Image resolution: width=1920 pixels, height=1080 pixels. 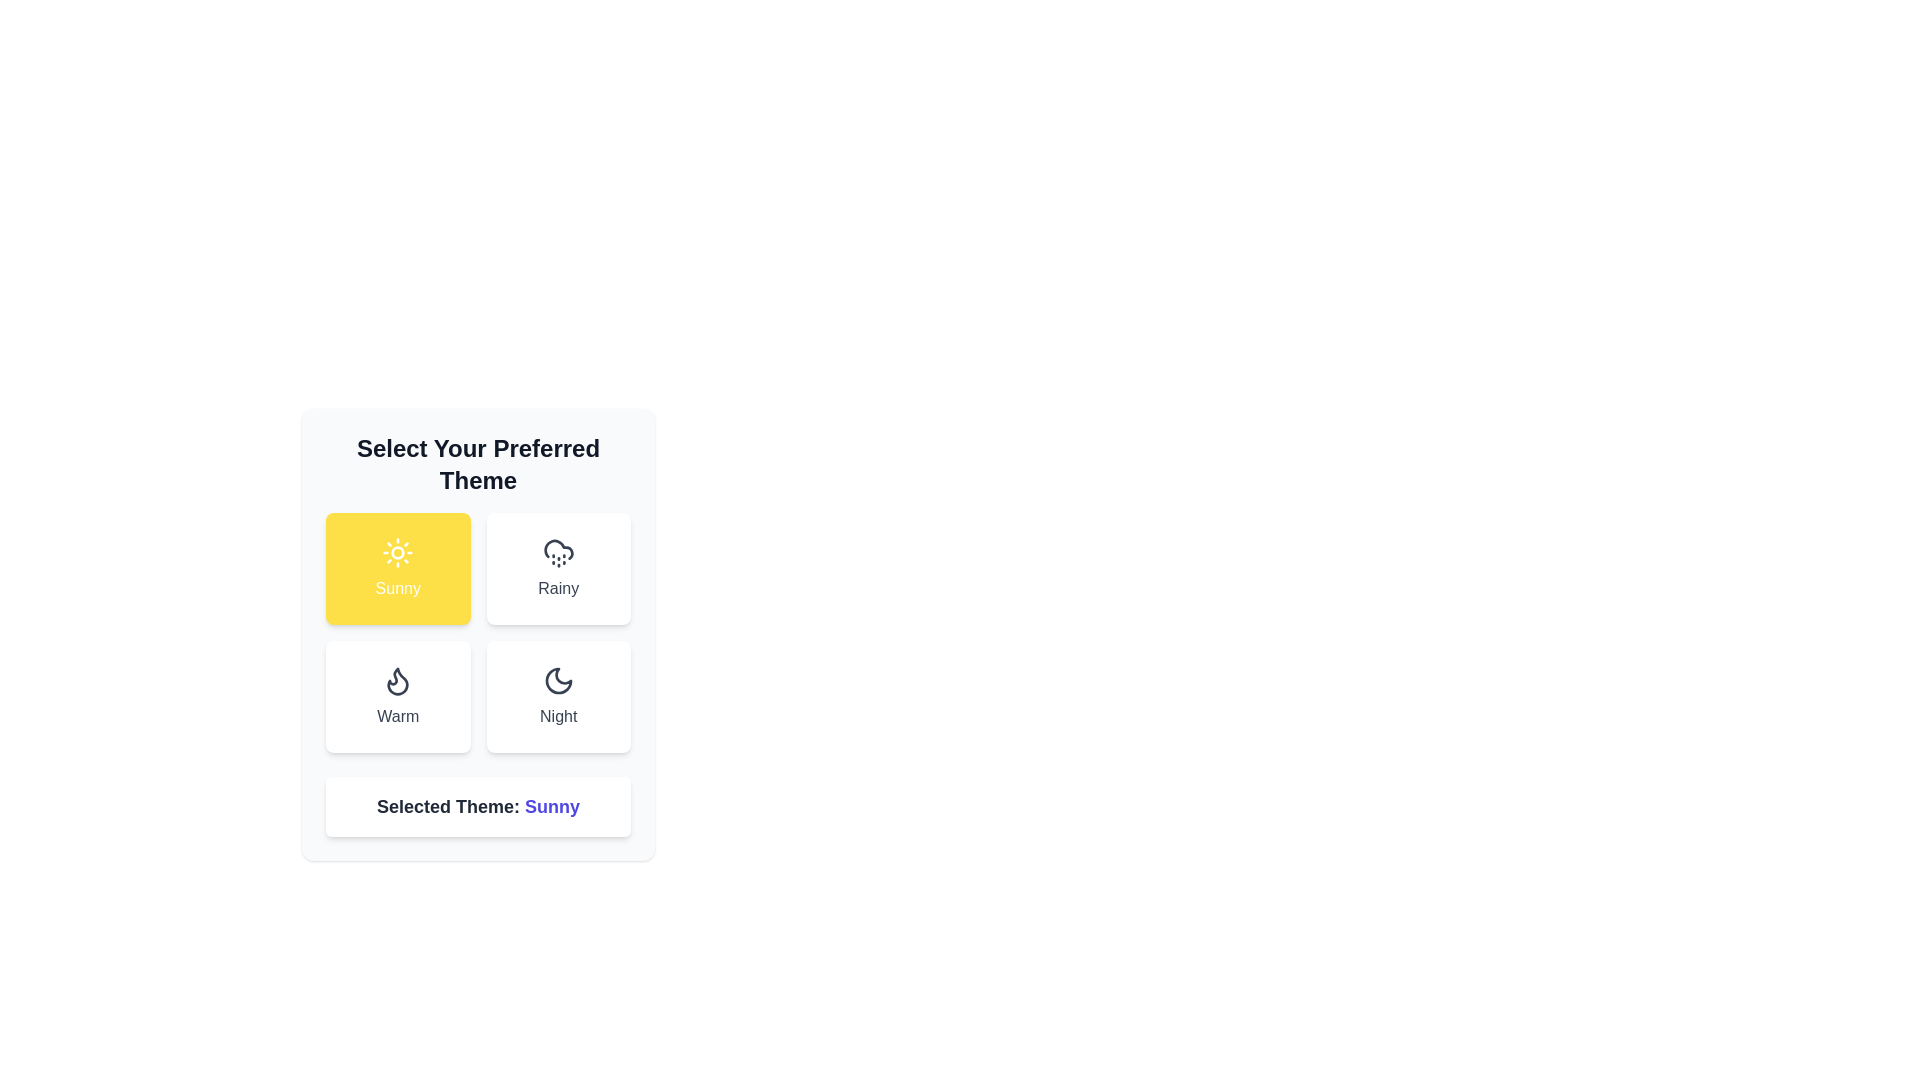 I want to click on the theme button labeled Warm to observe its hover effect, so click(x=398, y=696).